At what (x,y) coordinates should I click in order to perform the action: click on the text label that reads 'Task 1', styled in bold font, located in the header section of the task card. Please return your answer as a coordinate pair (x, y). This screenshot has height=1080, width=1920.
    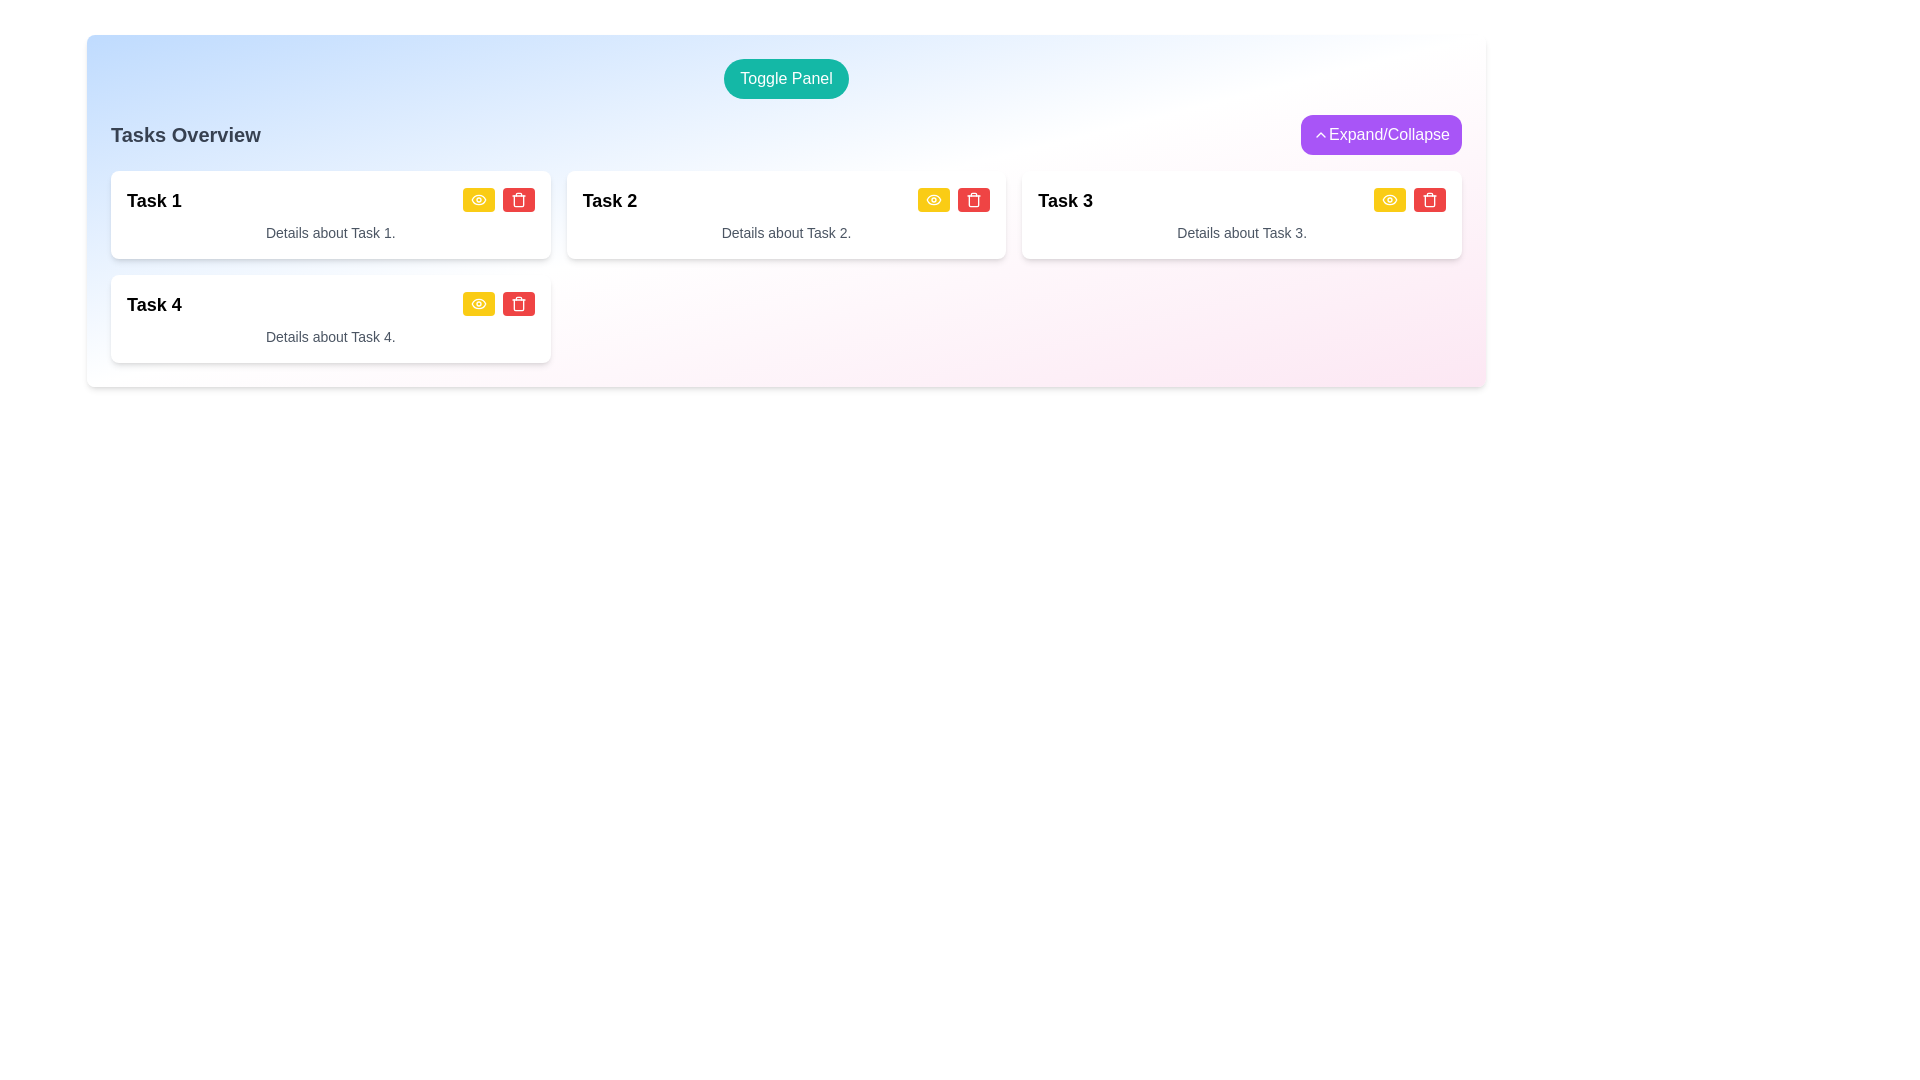
    Looking at the image, I should click on (153, 200).